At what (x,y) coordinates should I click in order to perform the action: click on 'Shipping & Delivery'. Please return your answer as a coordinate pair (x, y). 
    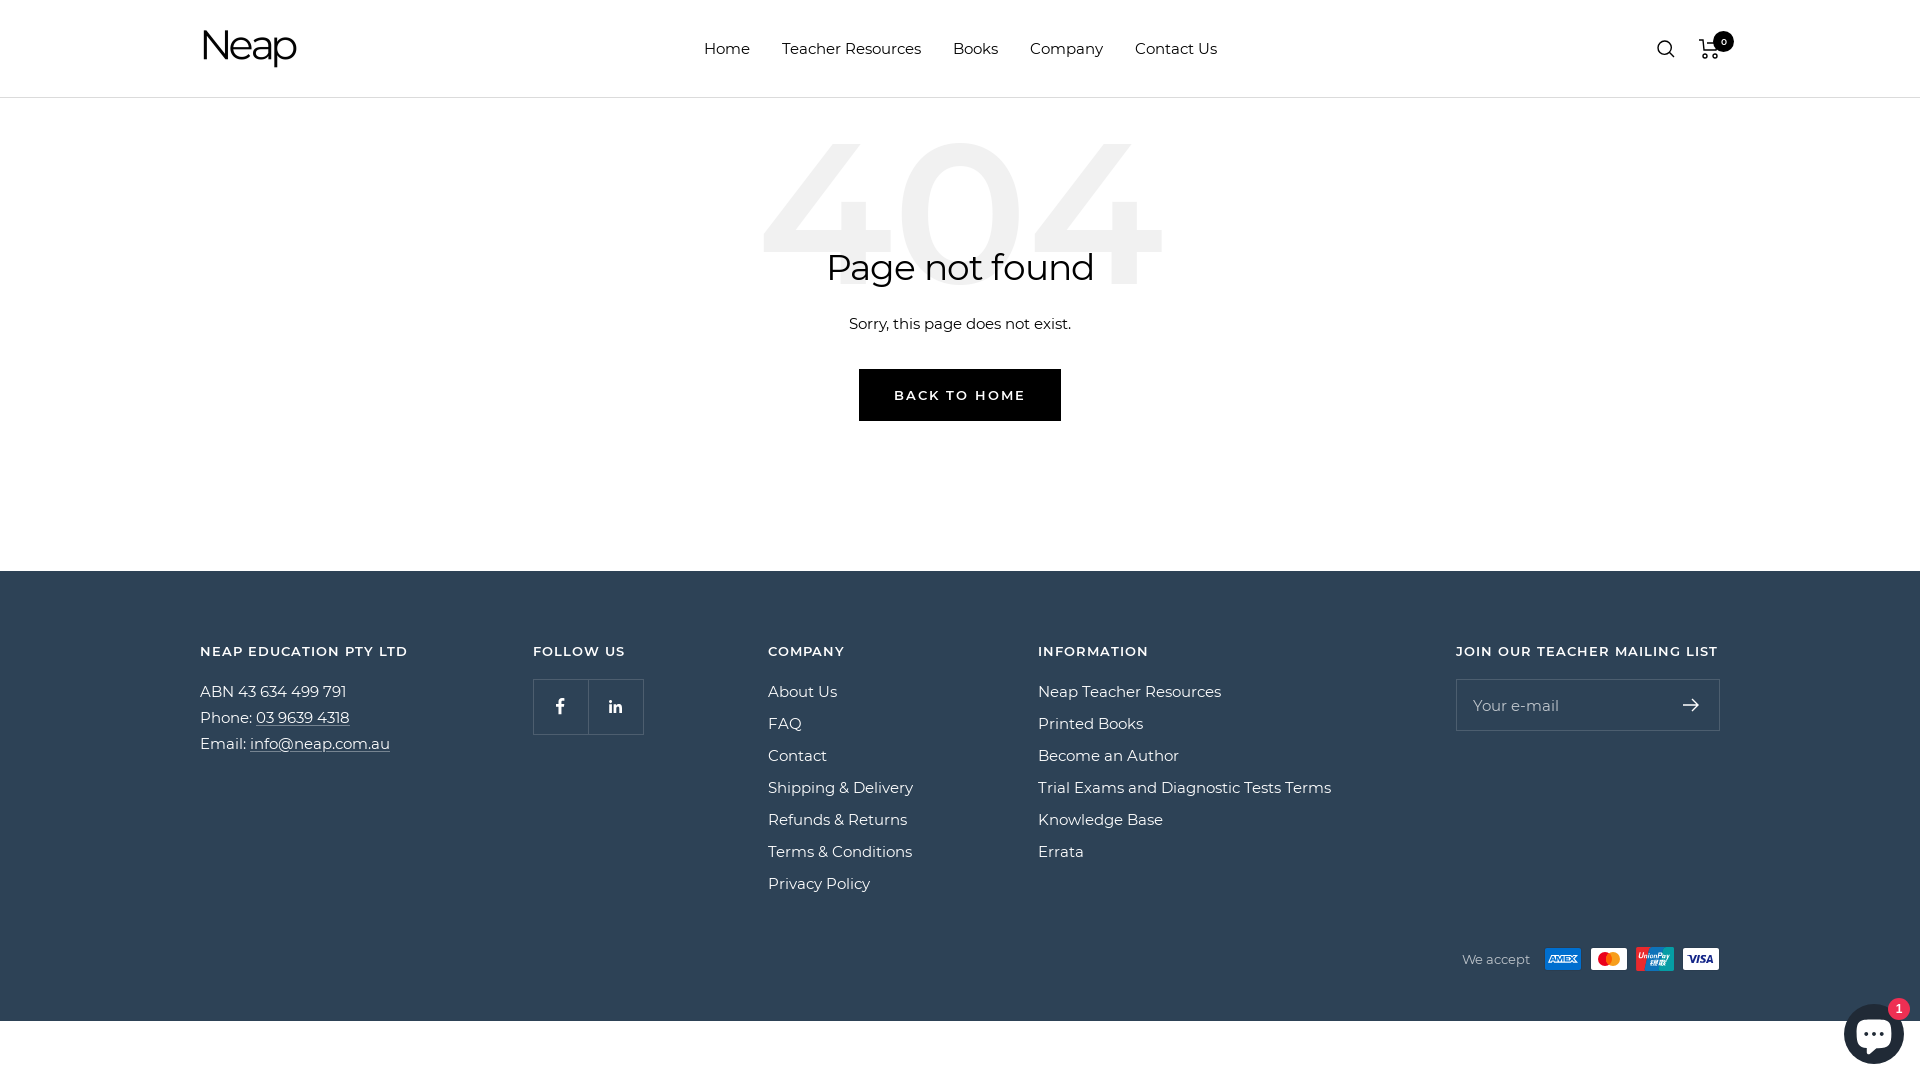
    Looking at the image, I should click on (767, 786).